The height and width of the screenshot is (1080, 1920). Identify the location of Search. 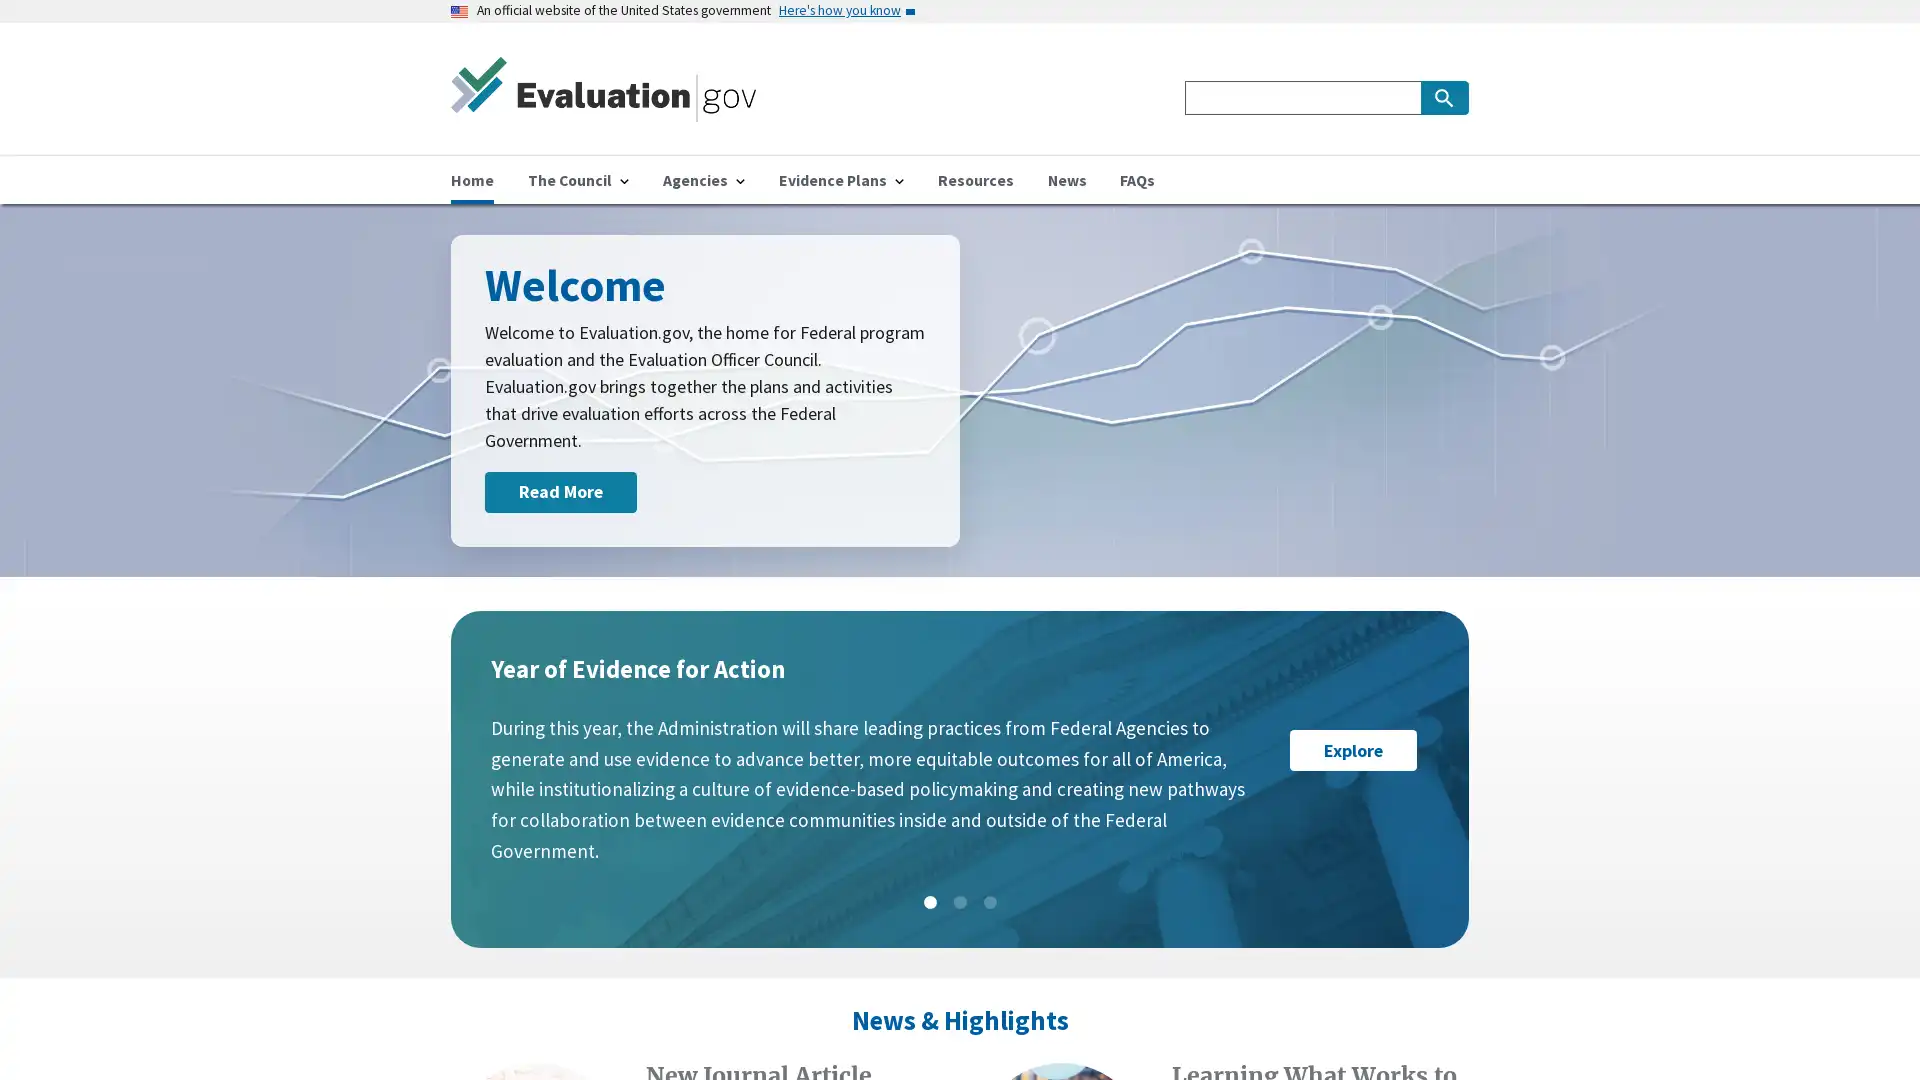
(1444, 97).